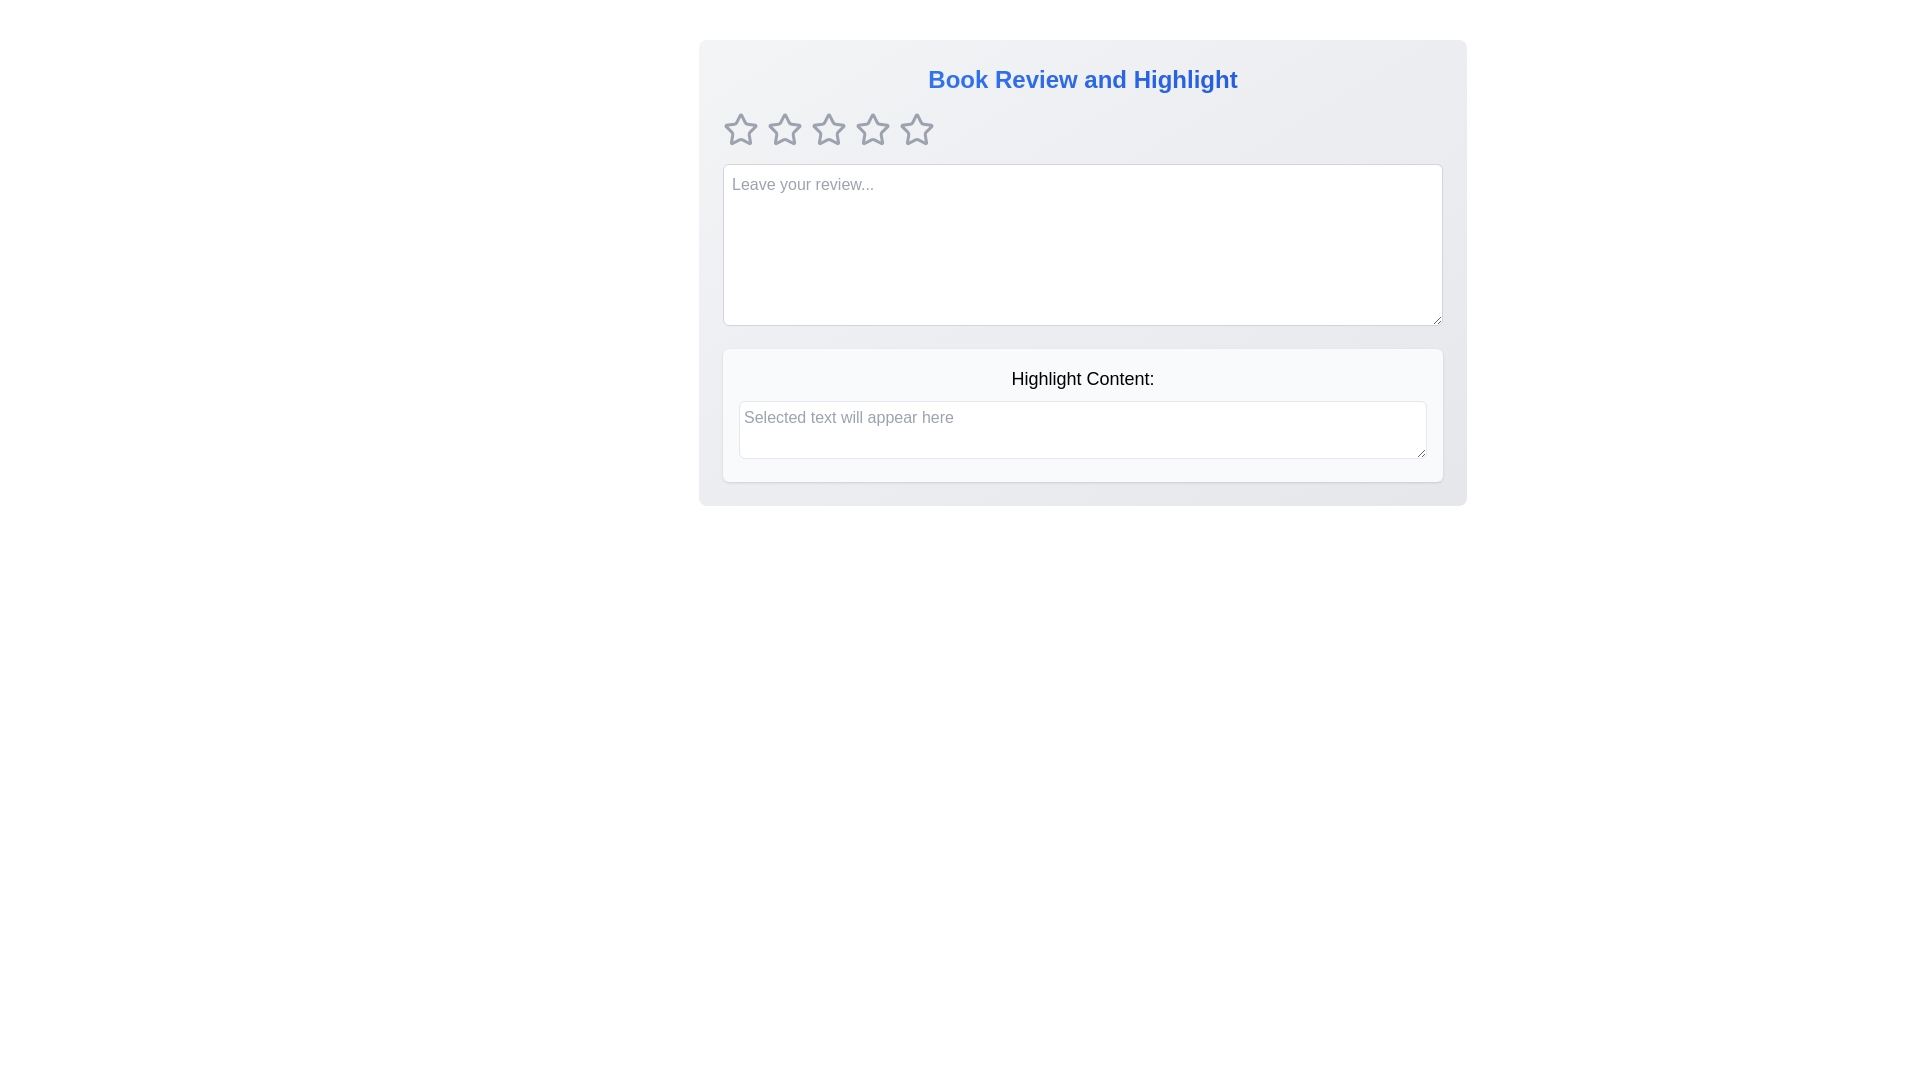  Describe the element at coordinates (915, 130) in the screenshot. I see `the star rating icon corresponding to 5 stars to preview the rating` at that location.